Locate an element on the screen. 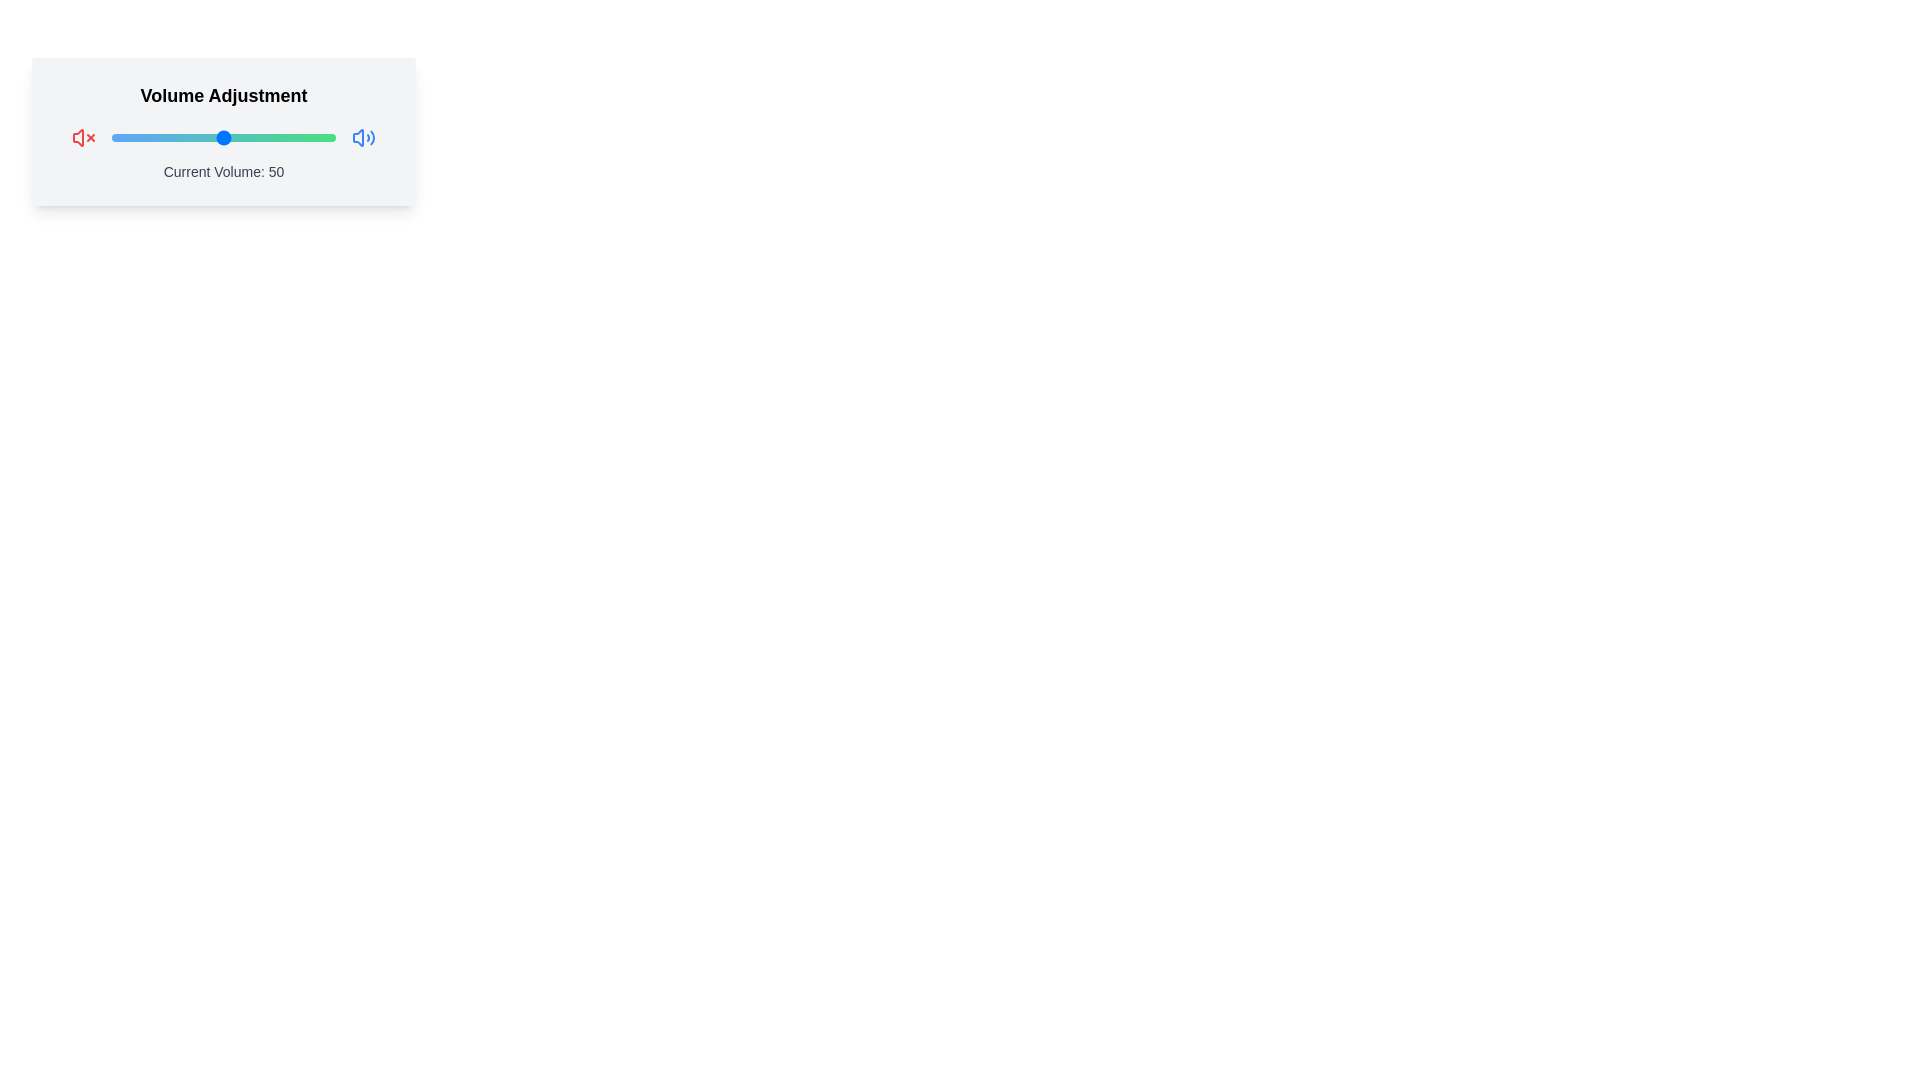  the slider to set the volume to 52 is located at coordinates (228, 137).